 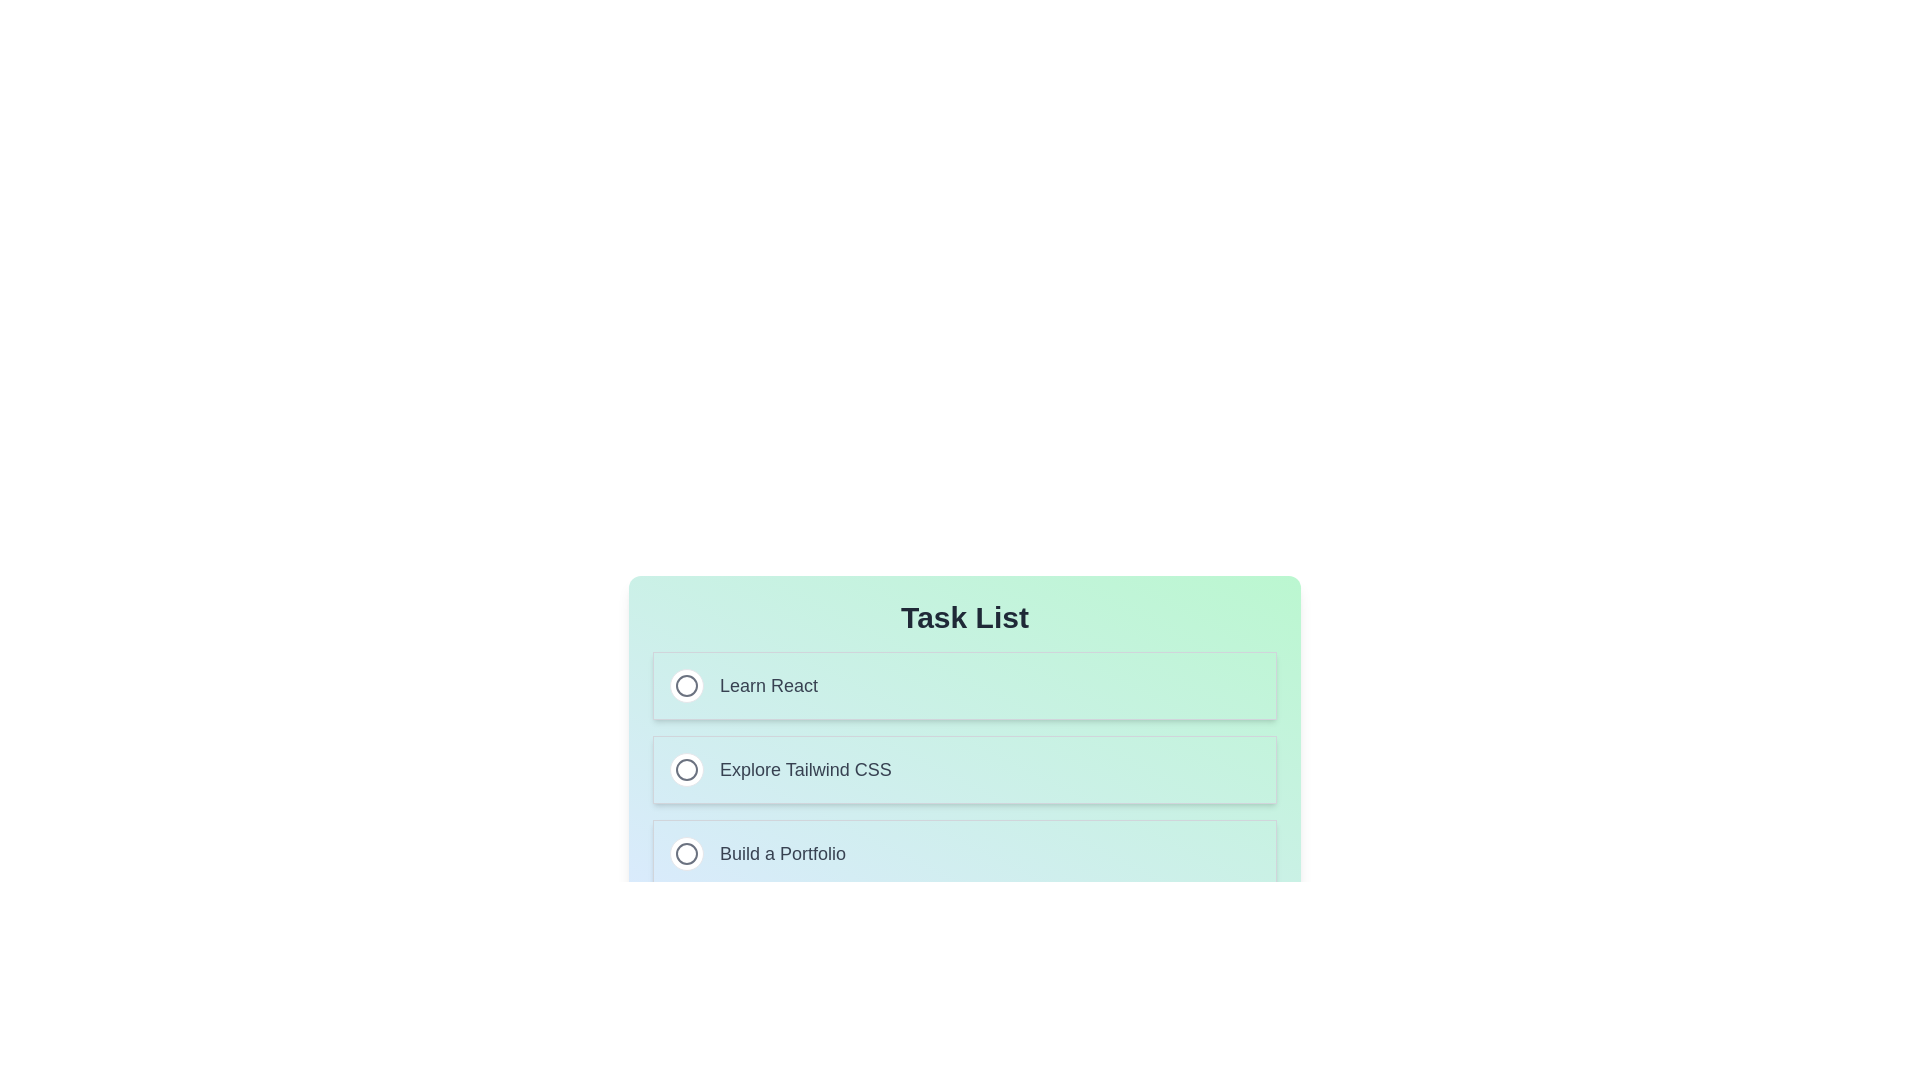 What do you see at coordinates (964, 853) in the screenshot?
I see `the interactive radio button associated with the 'Build a Portfolio' option in the third row of the vertical list` at bounding box center [964, 853].